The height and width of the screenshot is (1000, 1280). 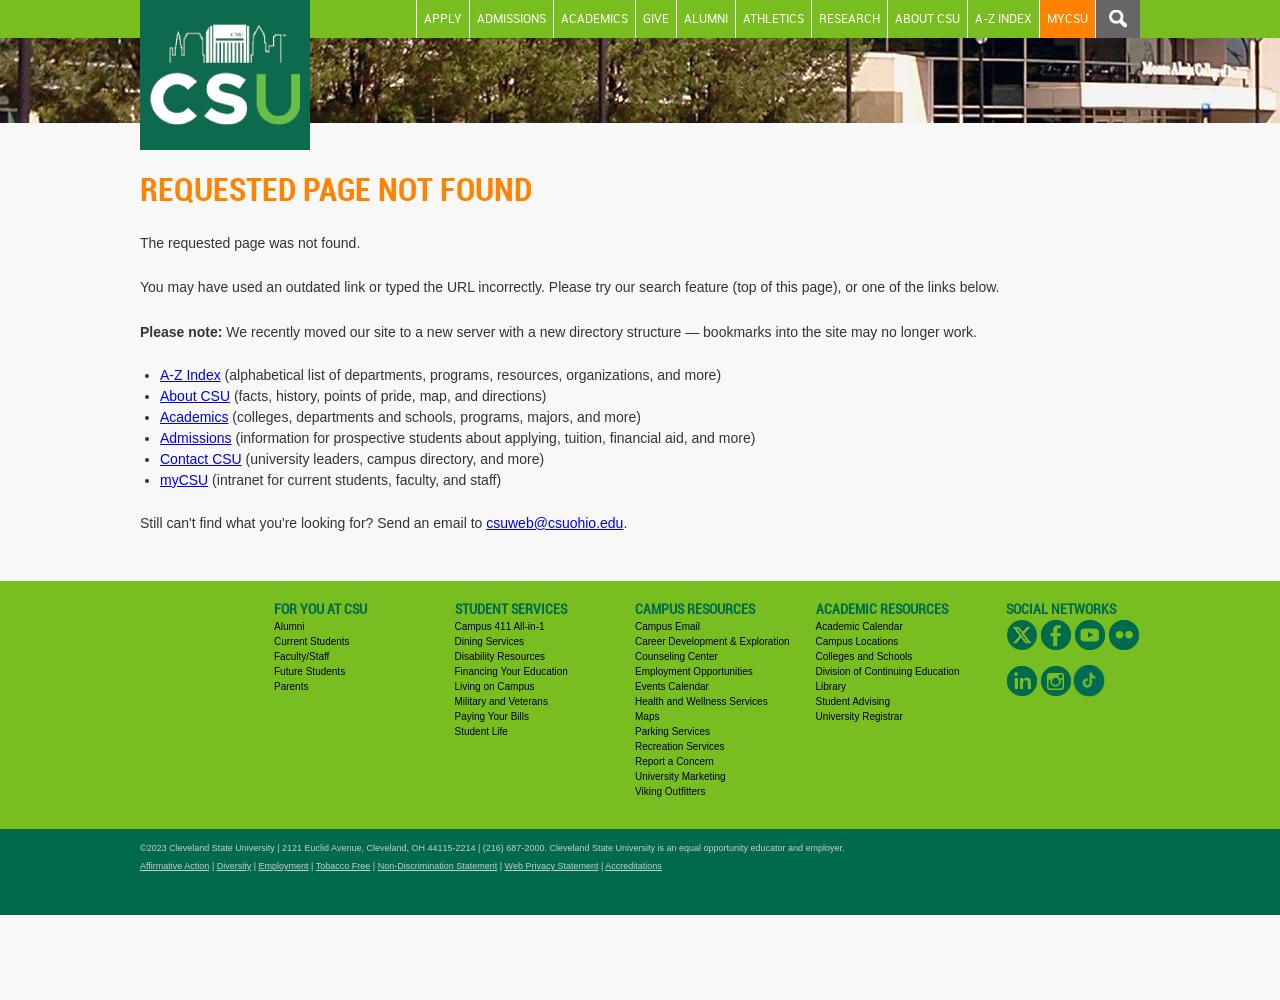 I want to click on 'Colleges and Schools', so click(x=863, y=655).